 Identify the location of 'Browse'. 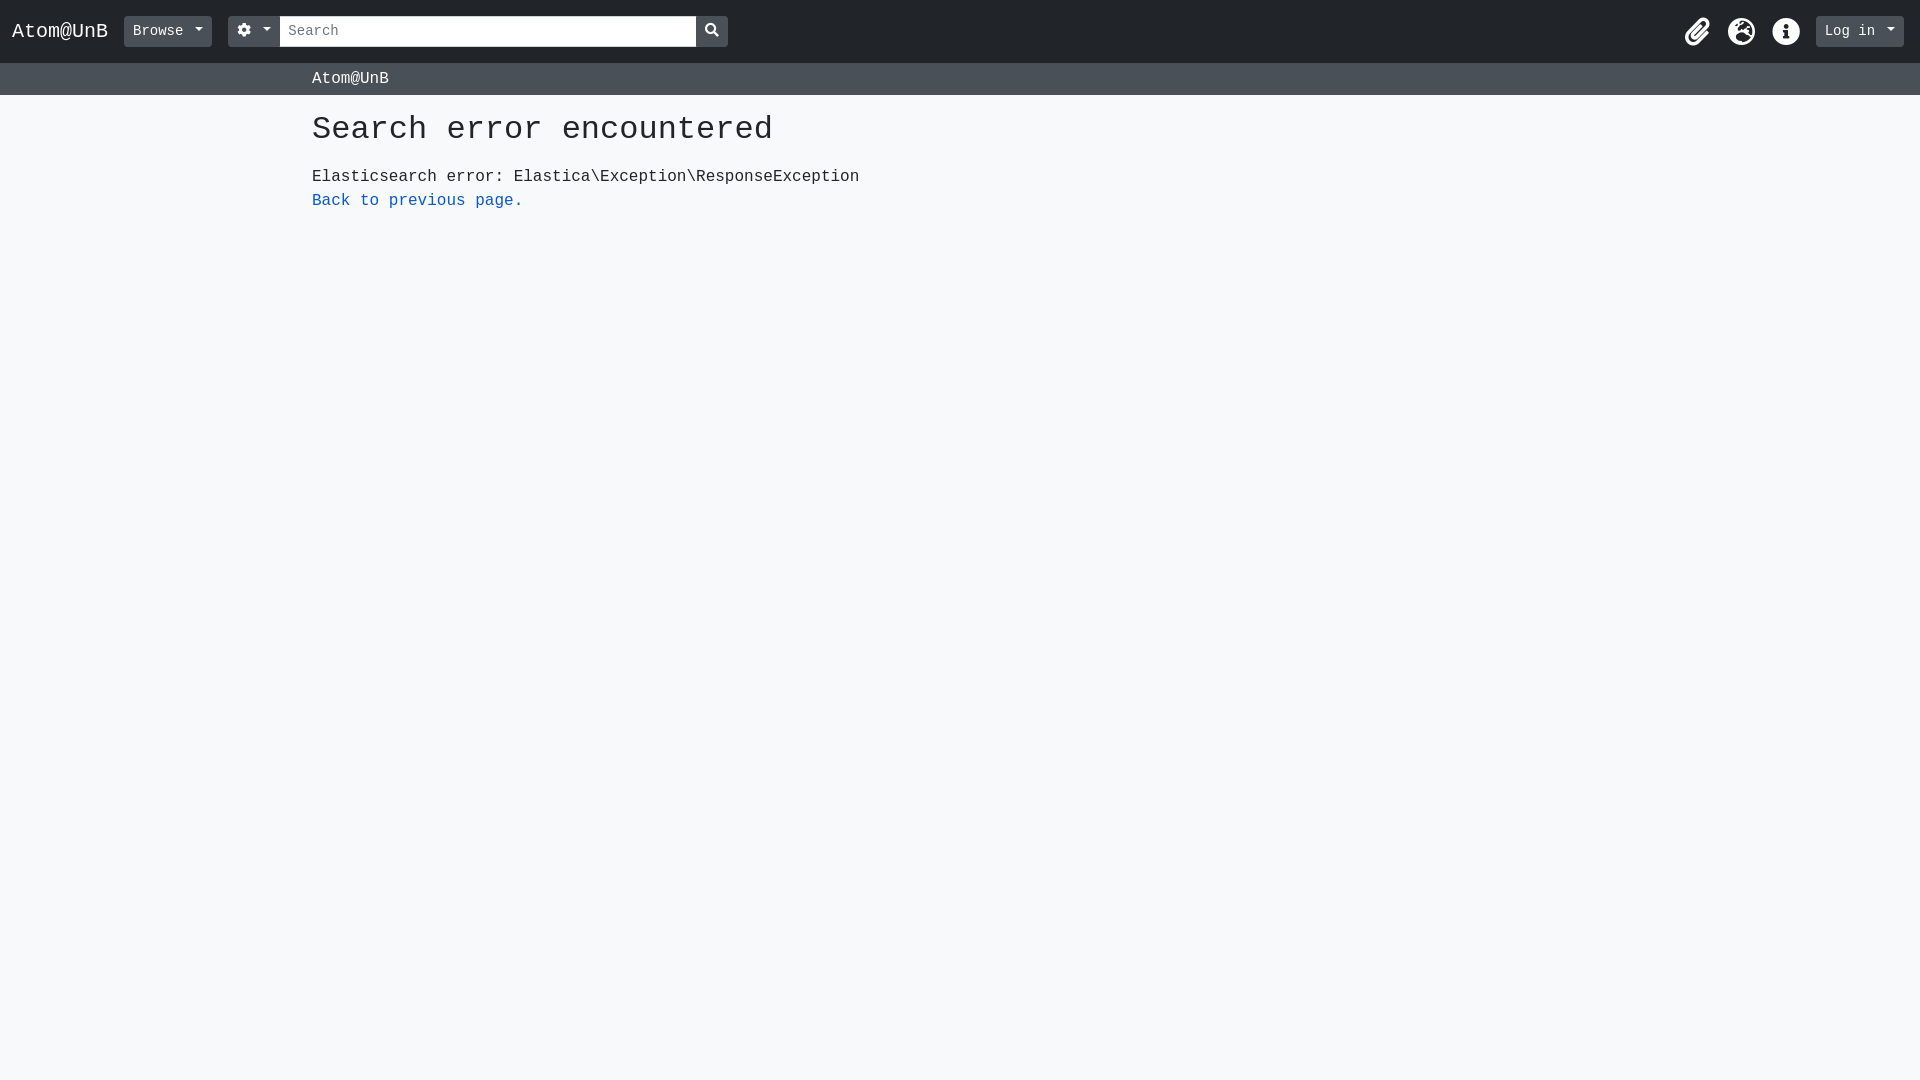
(168, 31).